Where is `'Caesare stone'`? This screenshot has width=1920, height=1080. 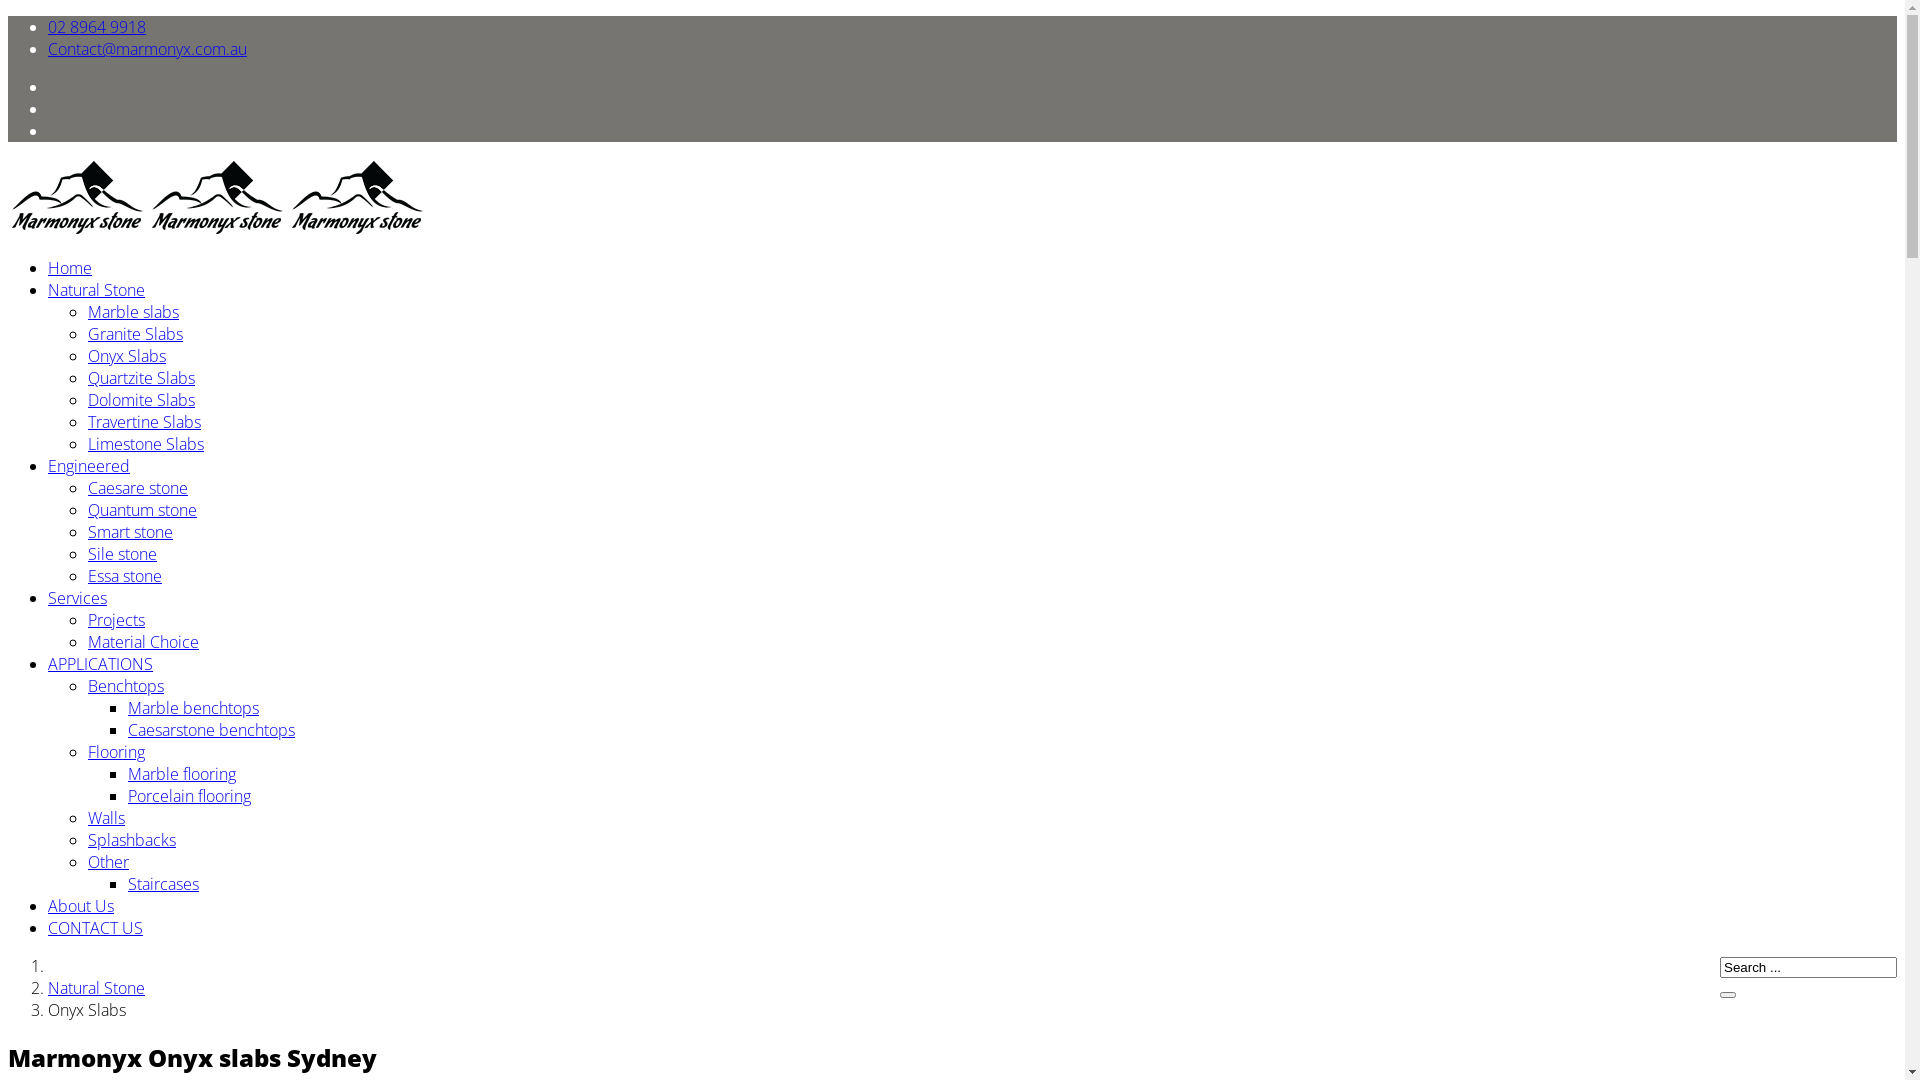
'Caesare stone' is located at coordinates (137, 488).